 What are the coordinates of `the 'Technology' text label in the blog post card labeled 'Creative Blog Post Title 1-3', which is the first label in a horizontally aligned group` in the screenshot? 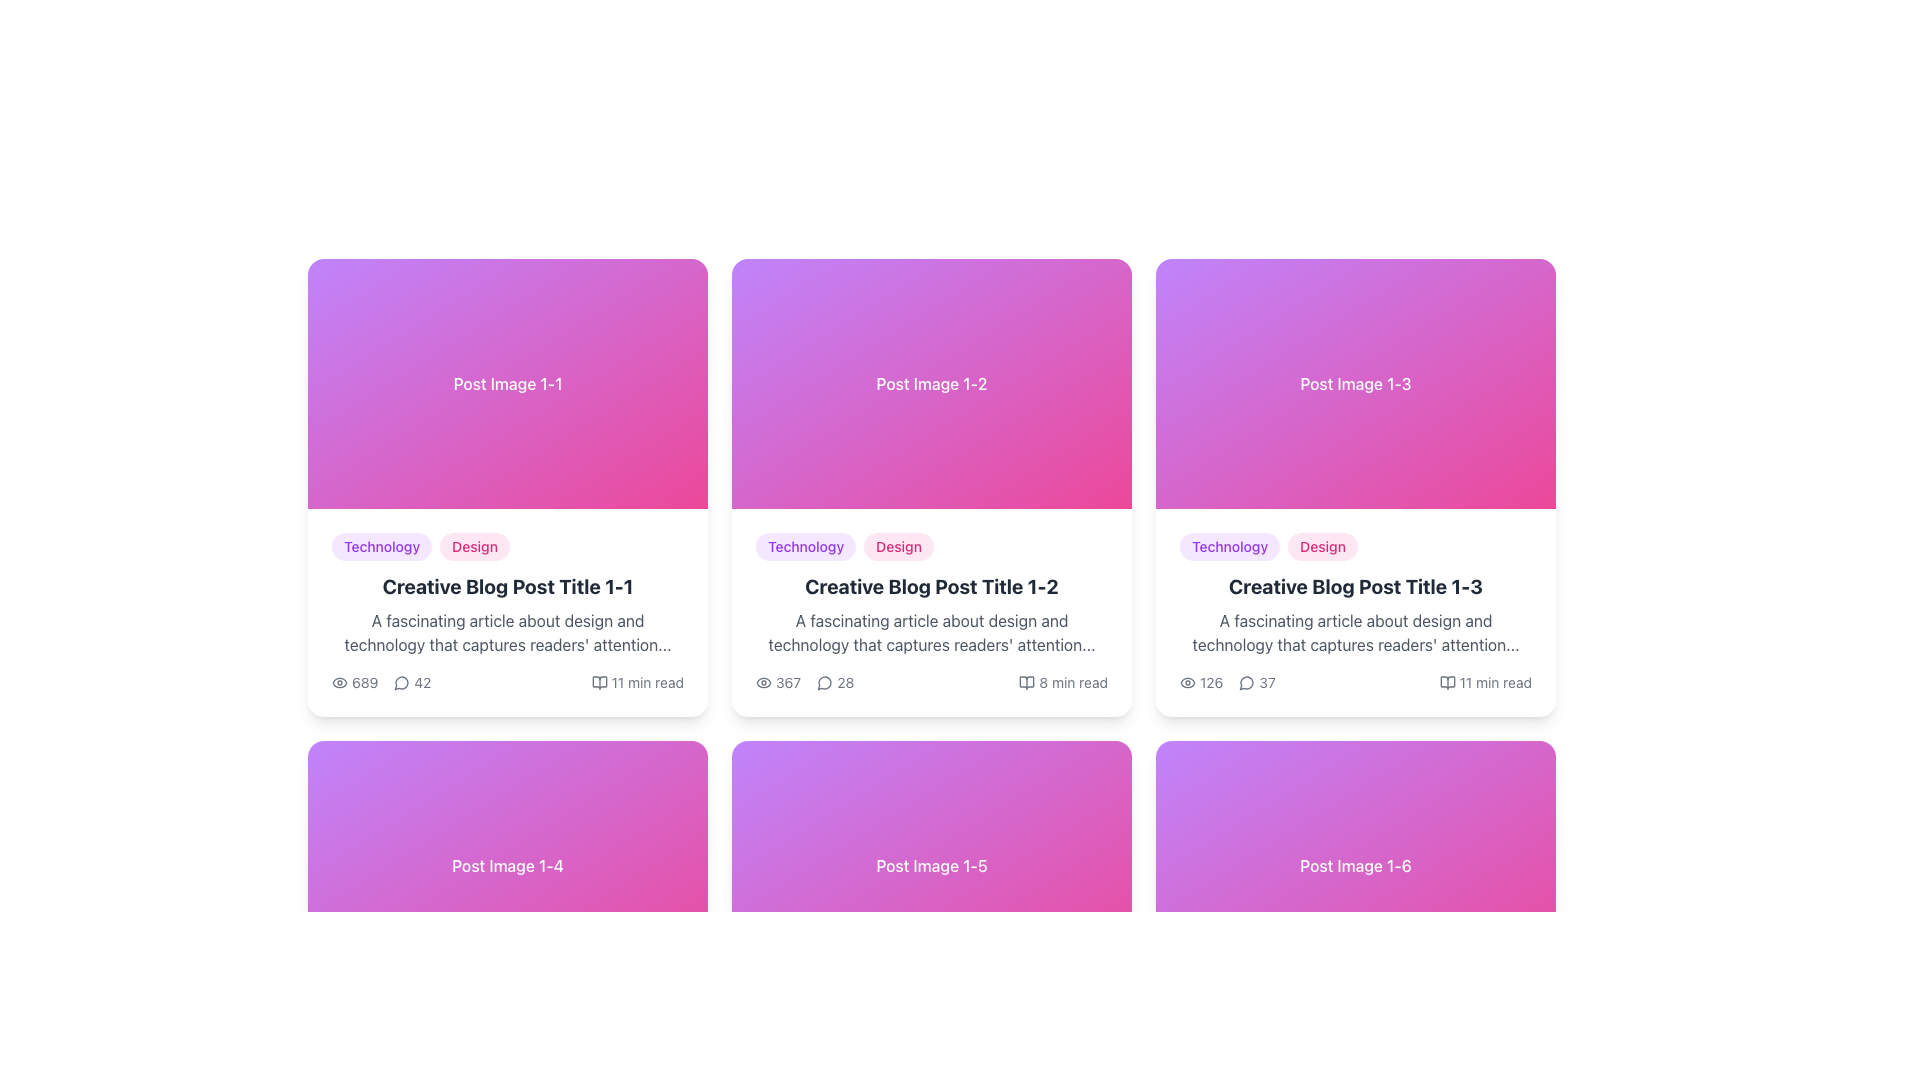 It's located at (1229, 547).